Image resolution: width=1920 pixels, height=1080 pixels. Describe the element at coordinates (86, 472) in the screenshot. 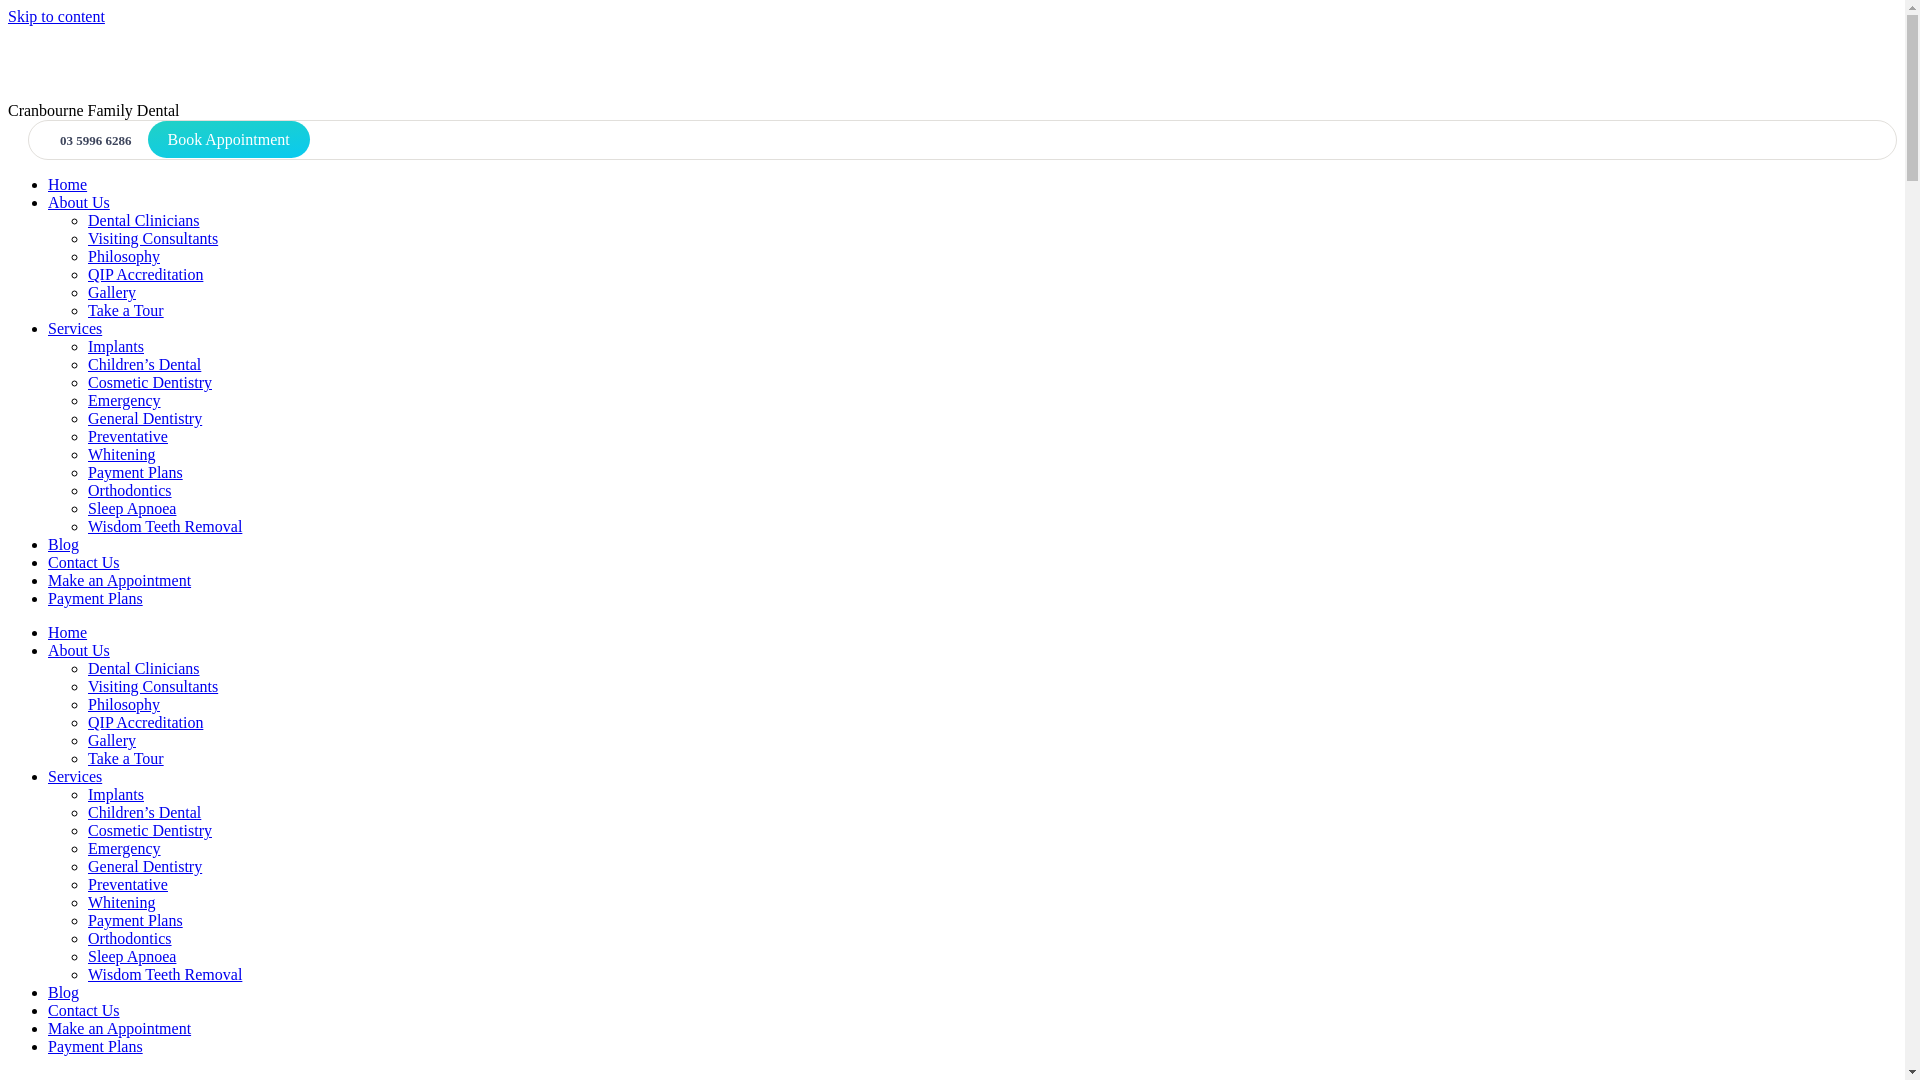

I see `'Payment Plans'` at that location.